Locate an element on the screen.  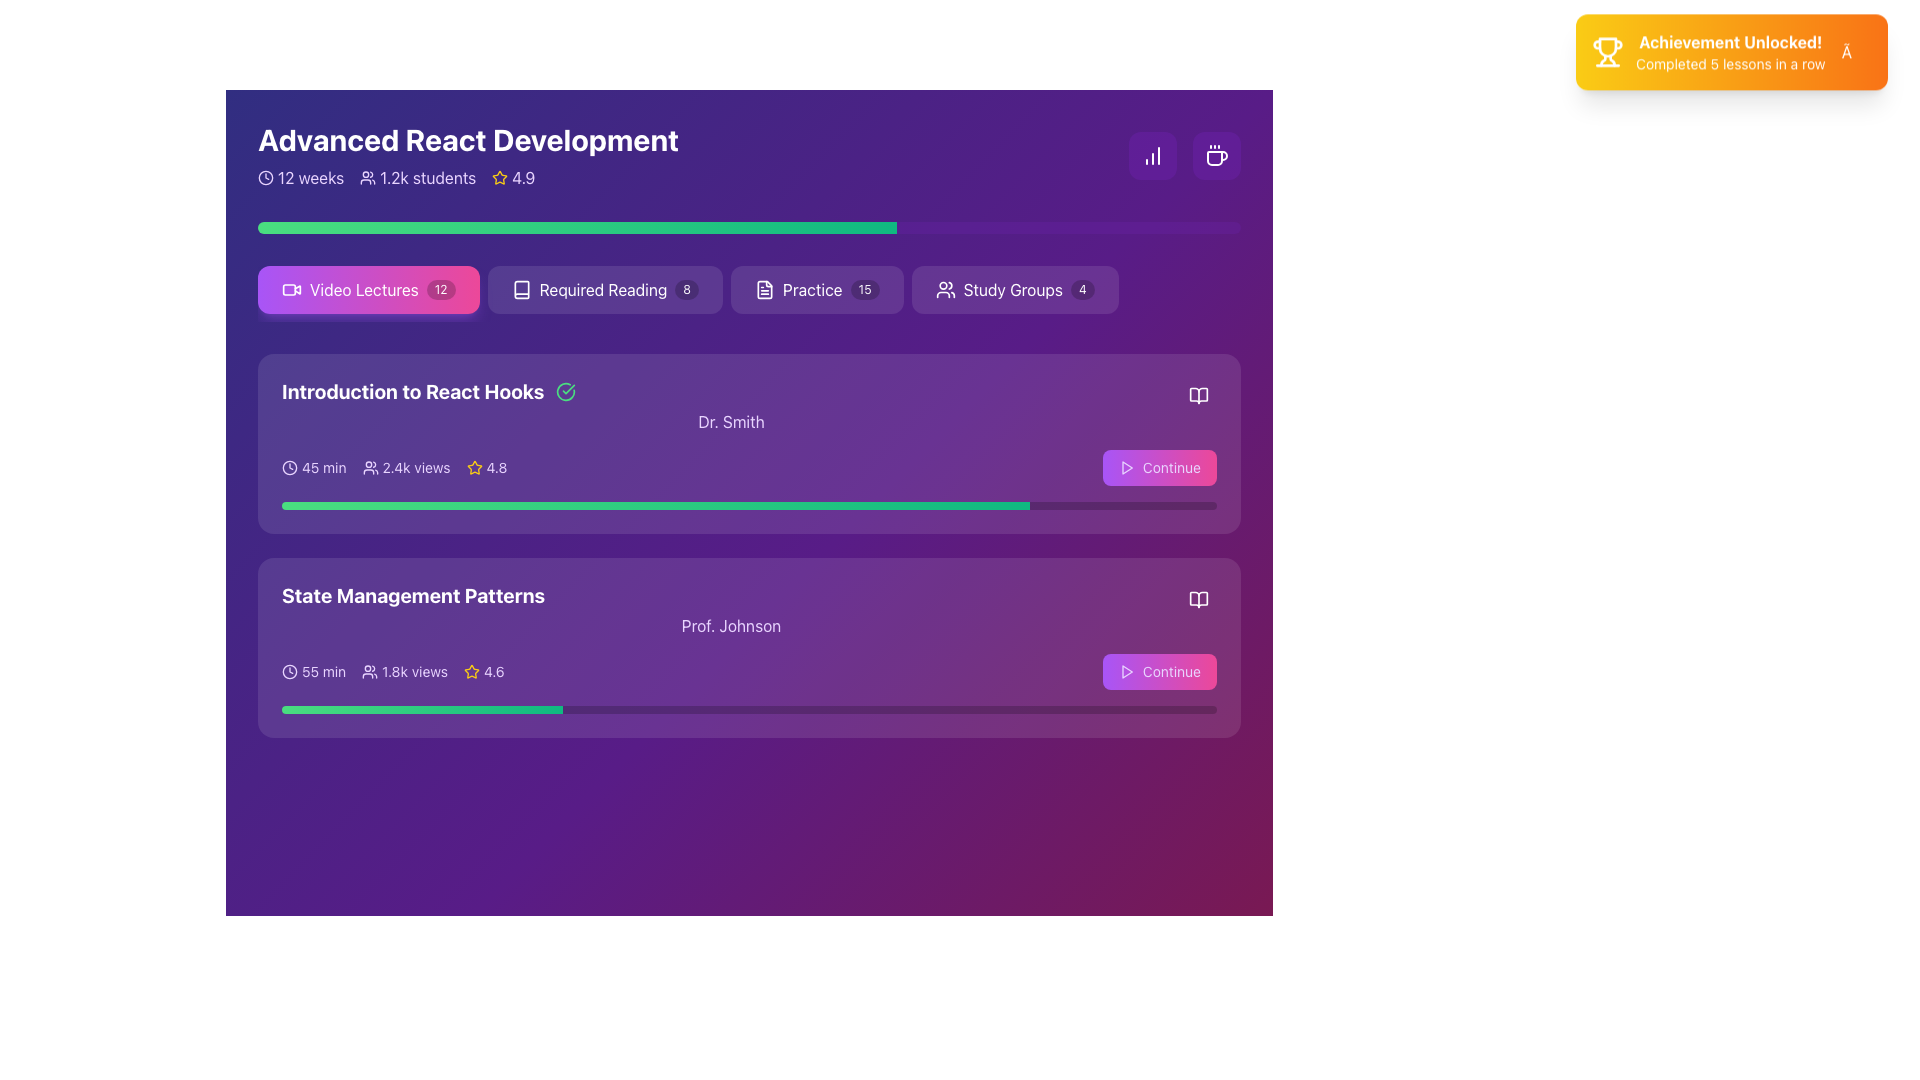
the clock icon located in the 'Advanced React Development' section, which visually represents the duration of the course, preceding the text '12 weeks' is located at coordinates (264, 176).